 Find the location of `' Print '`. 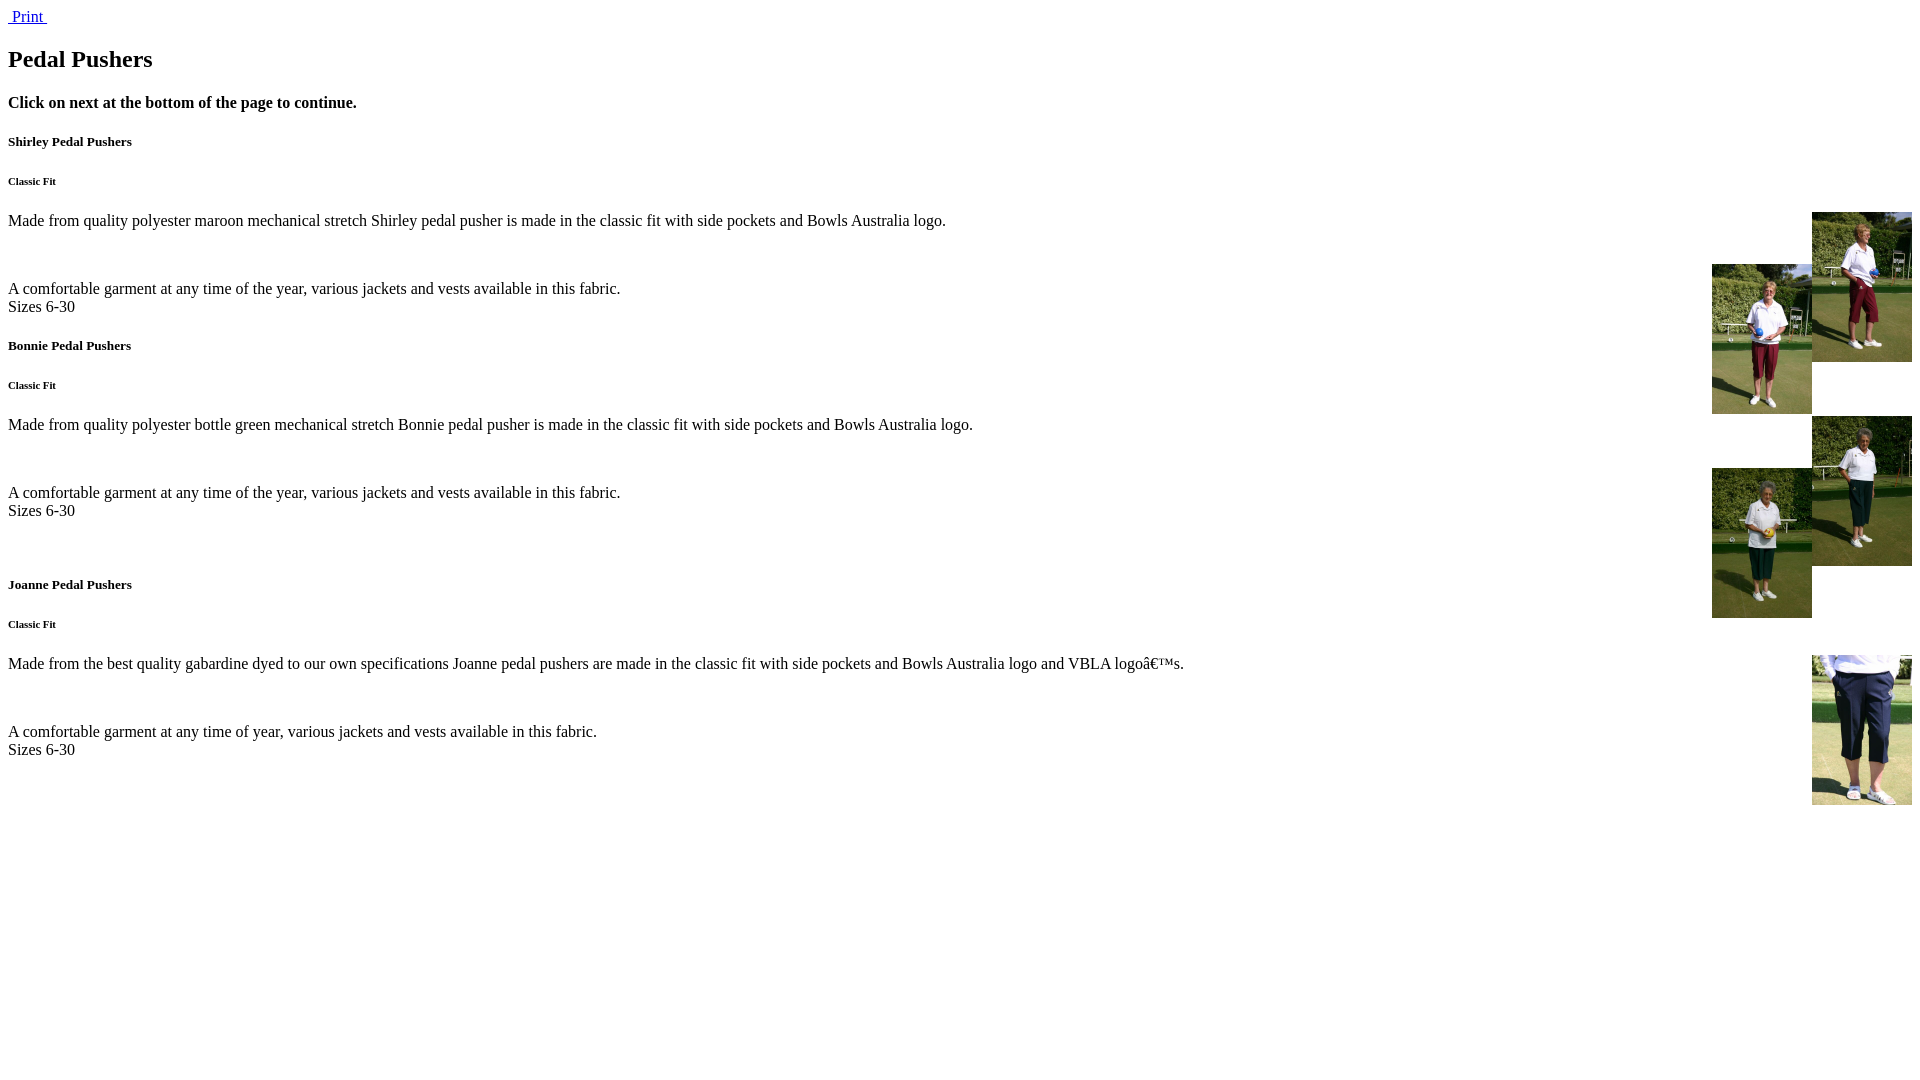

' Print ' is located at coordinates (27, 16).